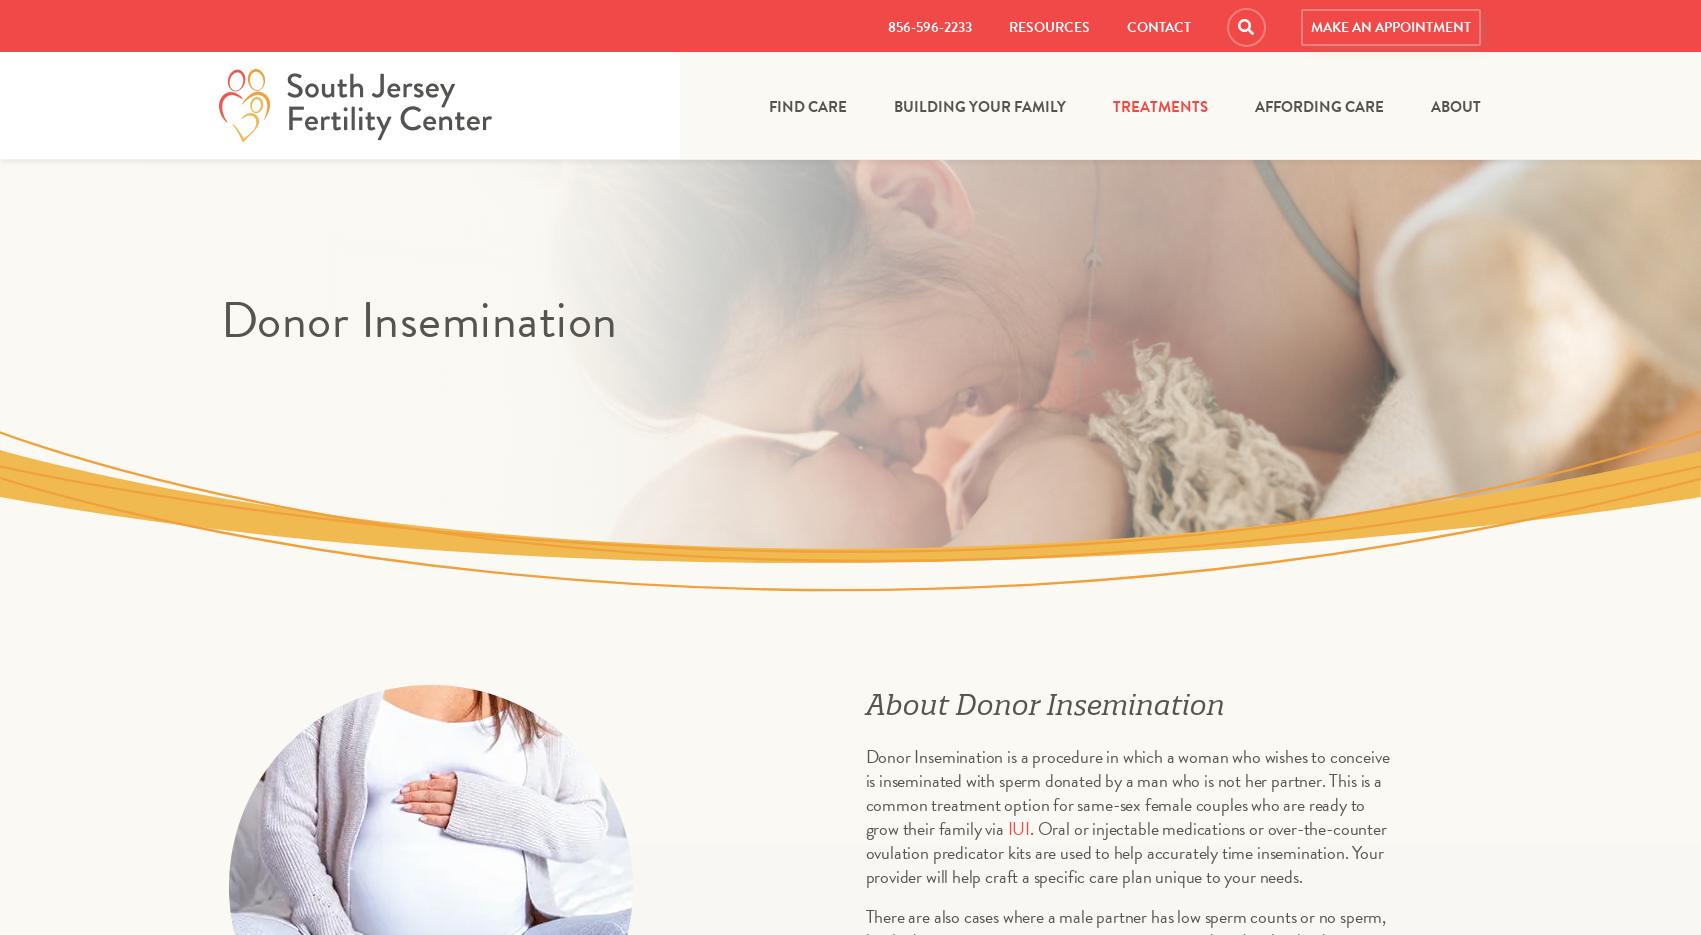  What do you see at coordinates (1158, 105) in the screenshot?
I see `'Treatments'` at bounding box center [1158, 105].